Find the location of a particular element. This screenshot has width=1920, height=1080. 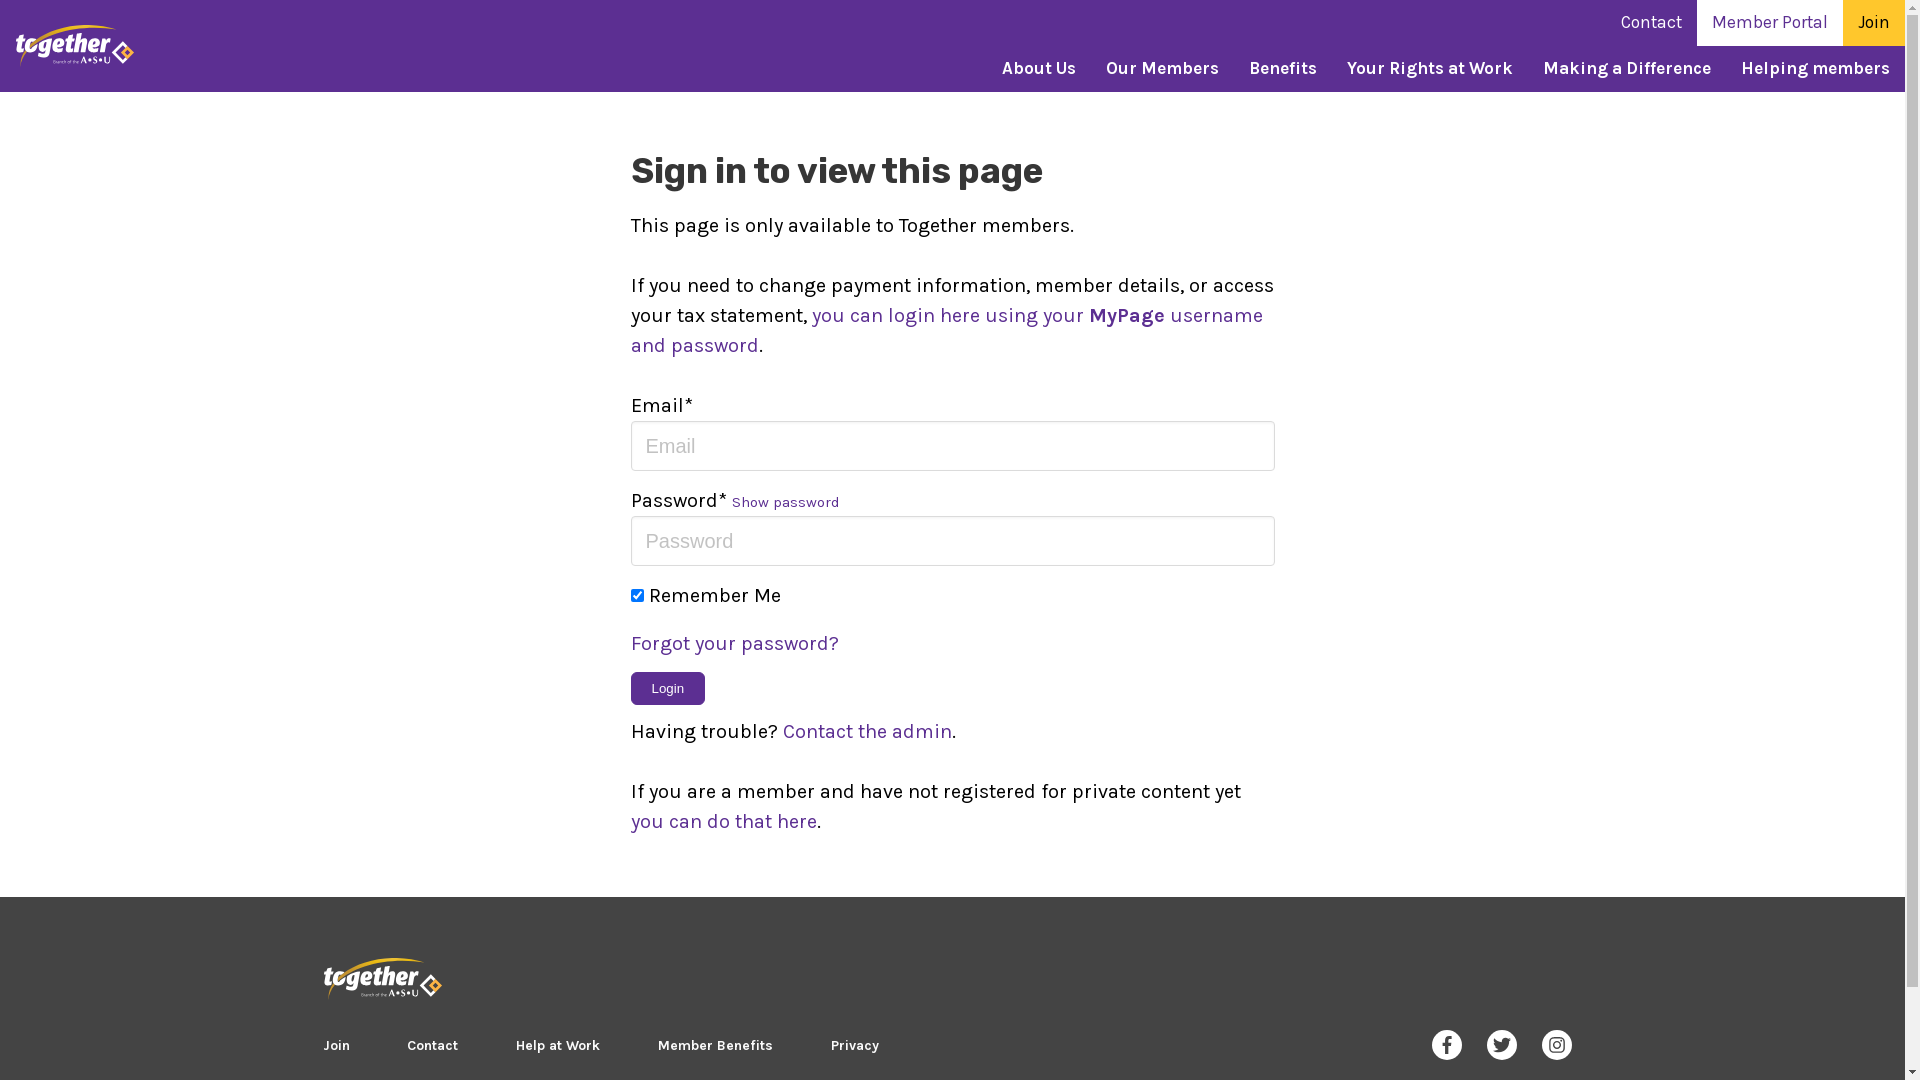

'Your Rights at Work' is located at coordinates (1429, 68).